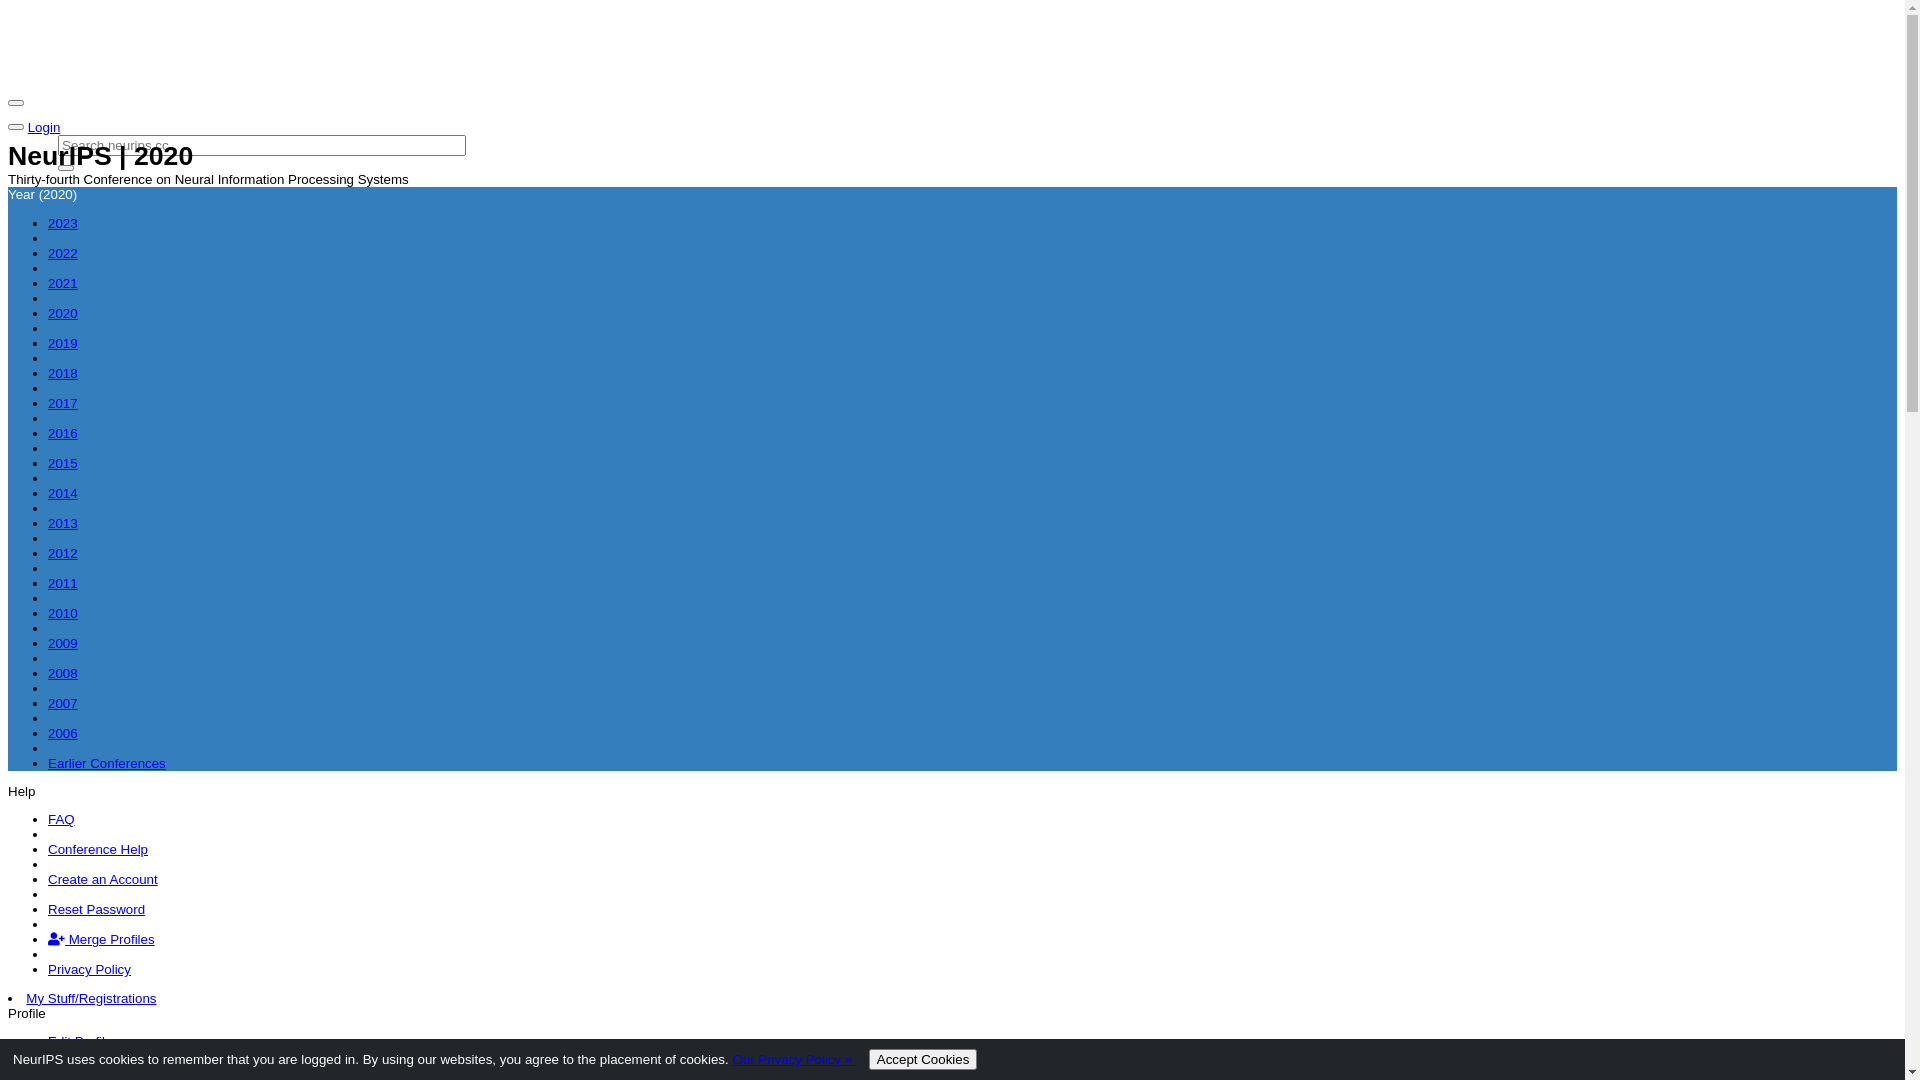 The image size is (1920, 1080). What do you see at coordinates (44, 127) in the screenshot?
I see `'Login'` at bounding box center [44, 127].